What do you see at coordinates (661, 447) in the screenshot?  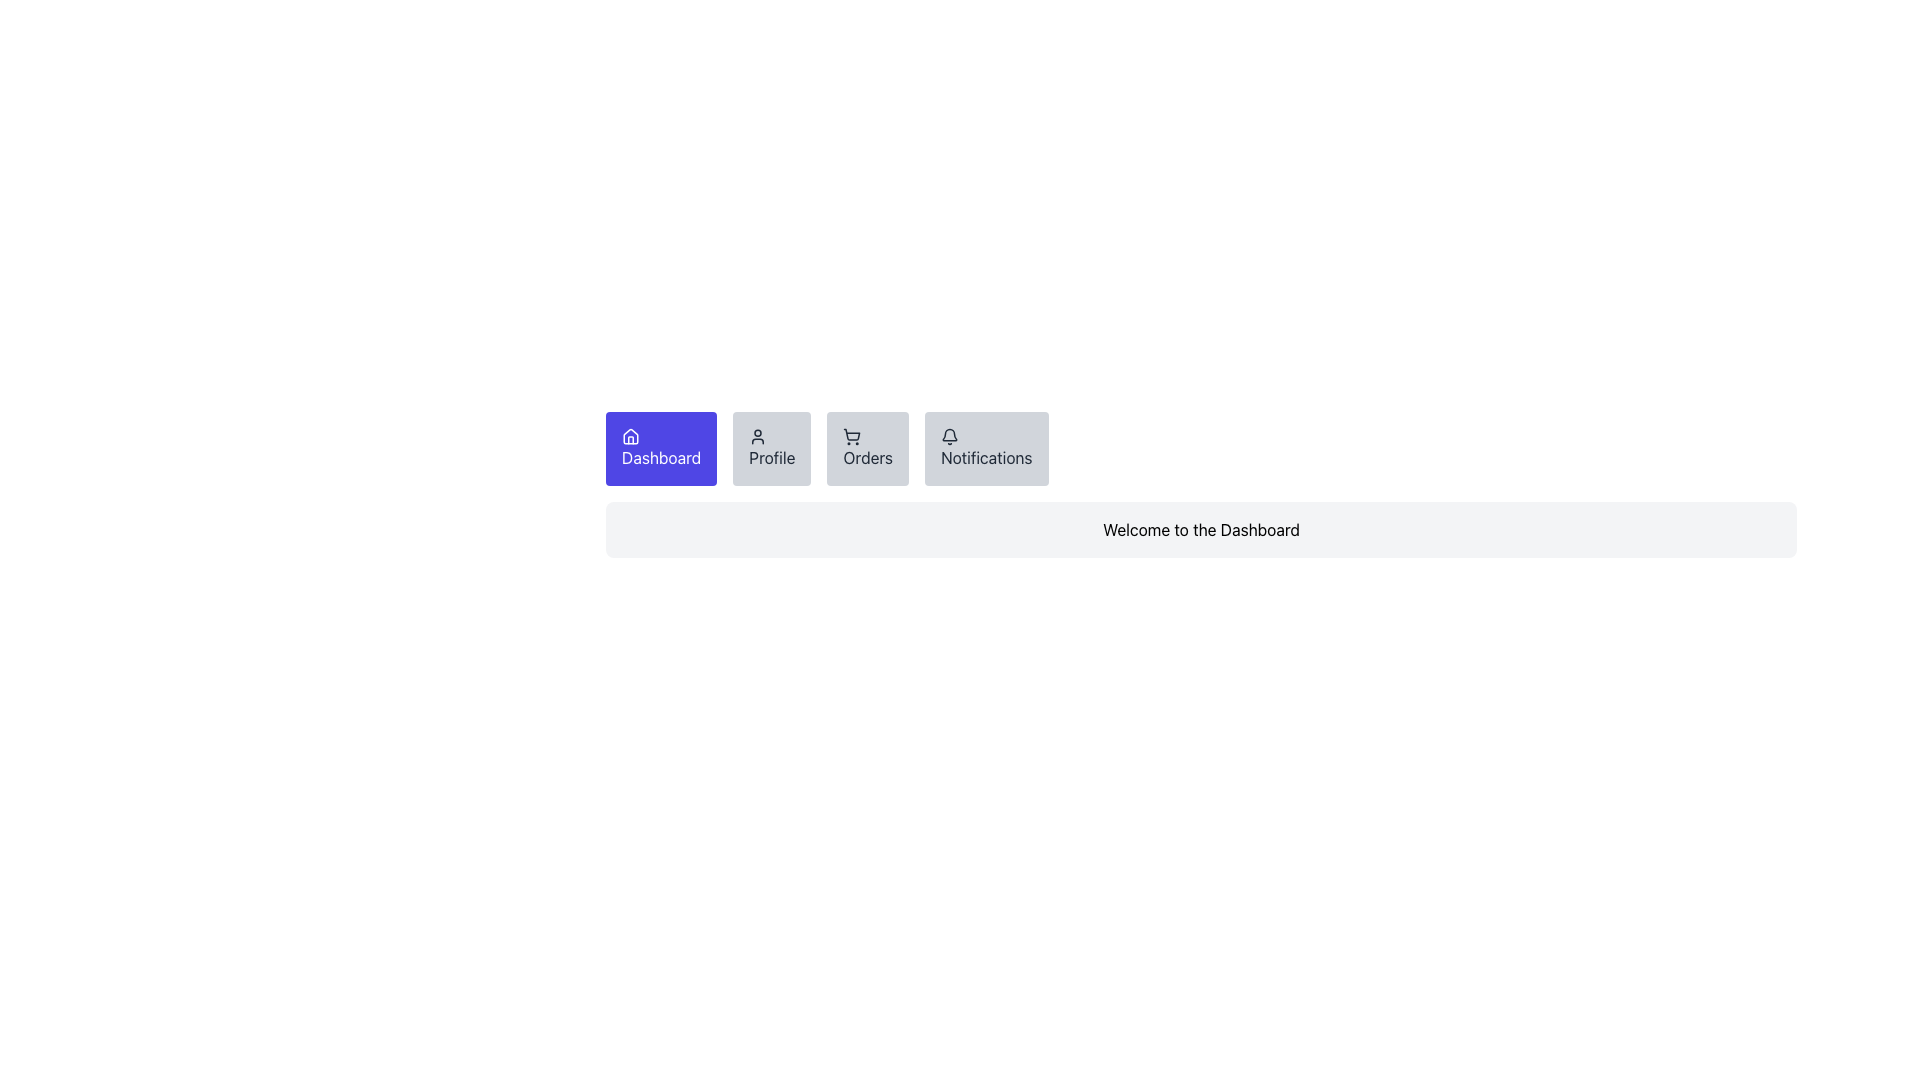 I see `the 'Dashboard' button for keyboard navigation` at bounding box center [661, 447].